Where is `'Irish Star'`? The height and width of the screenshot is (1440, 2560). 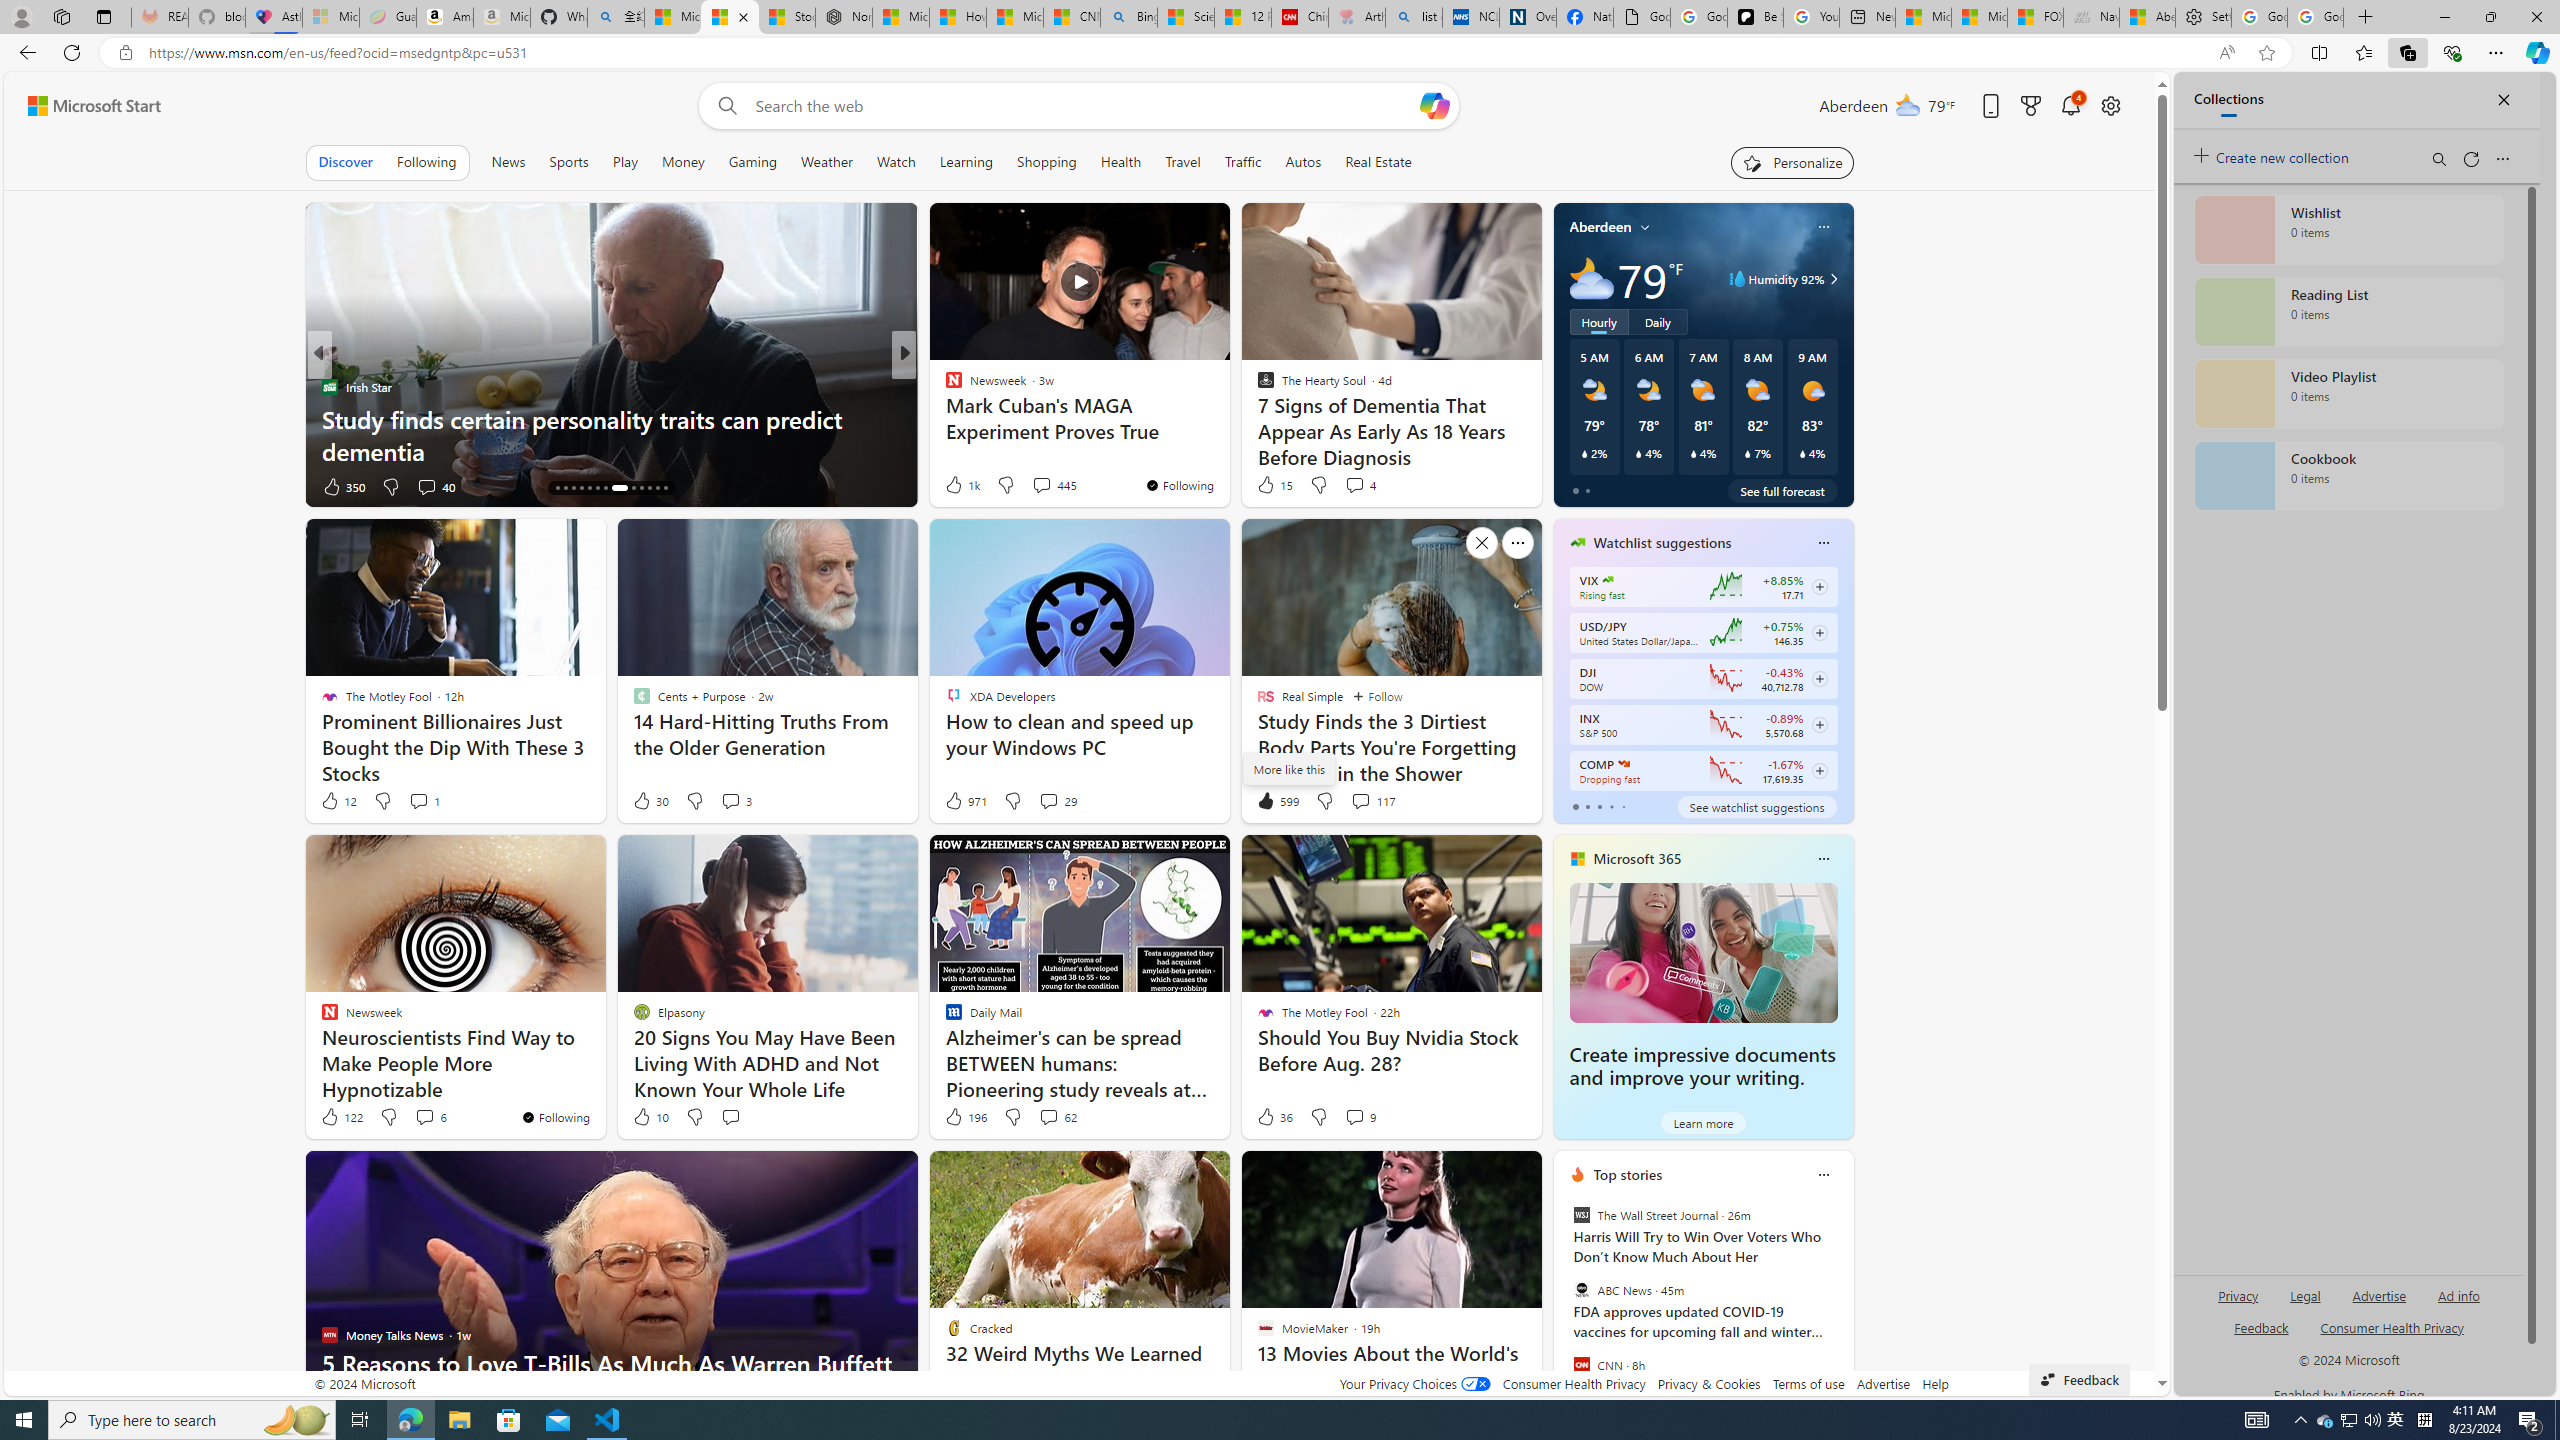 'Irish Star' is located at coordinates (327, 386).